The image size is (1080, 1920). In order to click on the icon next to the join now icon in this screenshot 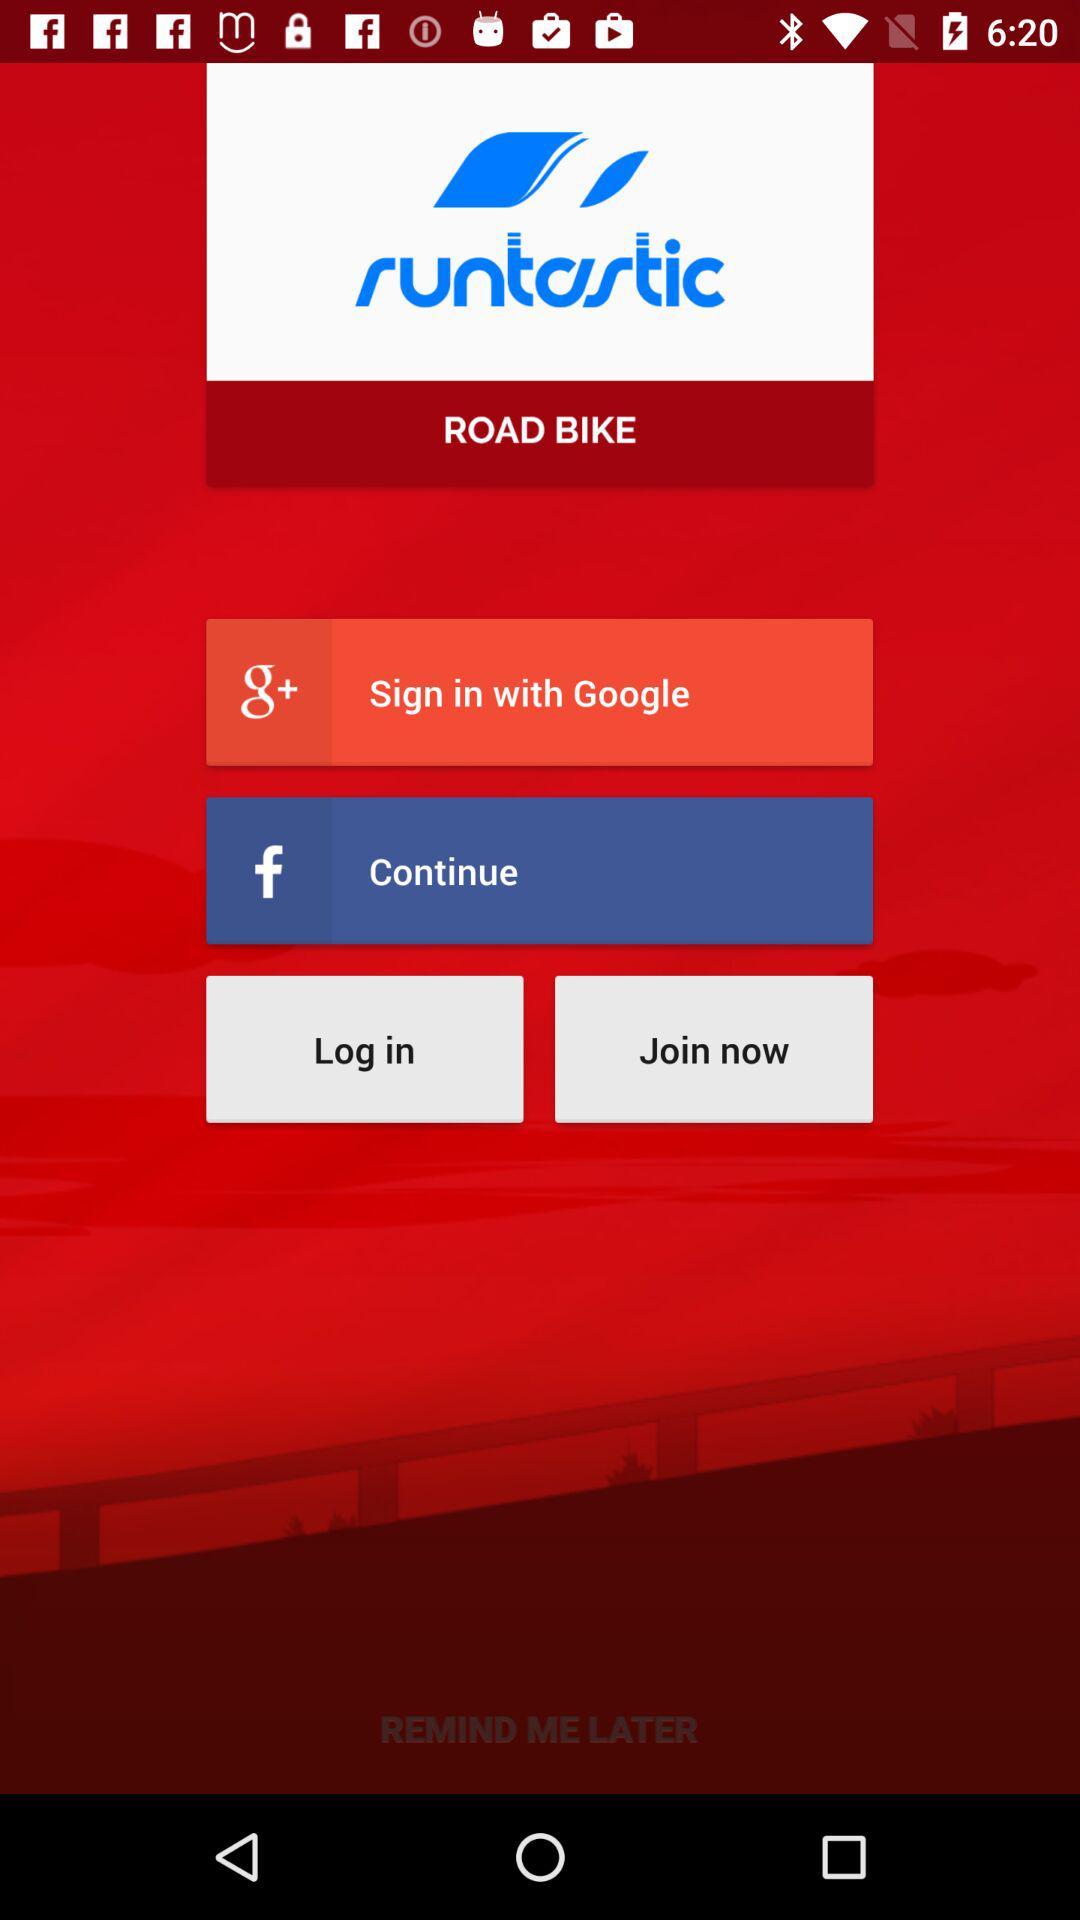, I will do `click(364, 1048)`.